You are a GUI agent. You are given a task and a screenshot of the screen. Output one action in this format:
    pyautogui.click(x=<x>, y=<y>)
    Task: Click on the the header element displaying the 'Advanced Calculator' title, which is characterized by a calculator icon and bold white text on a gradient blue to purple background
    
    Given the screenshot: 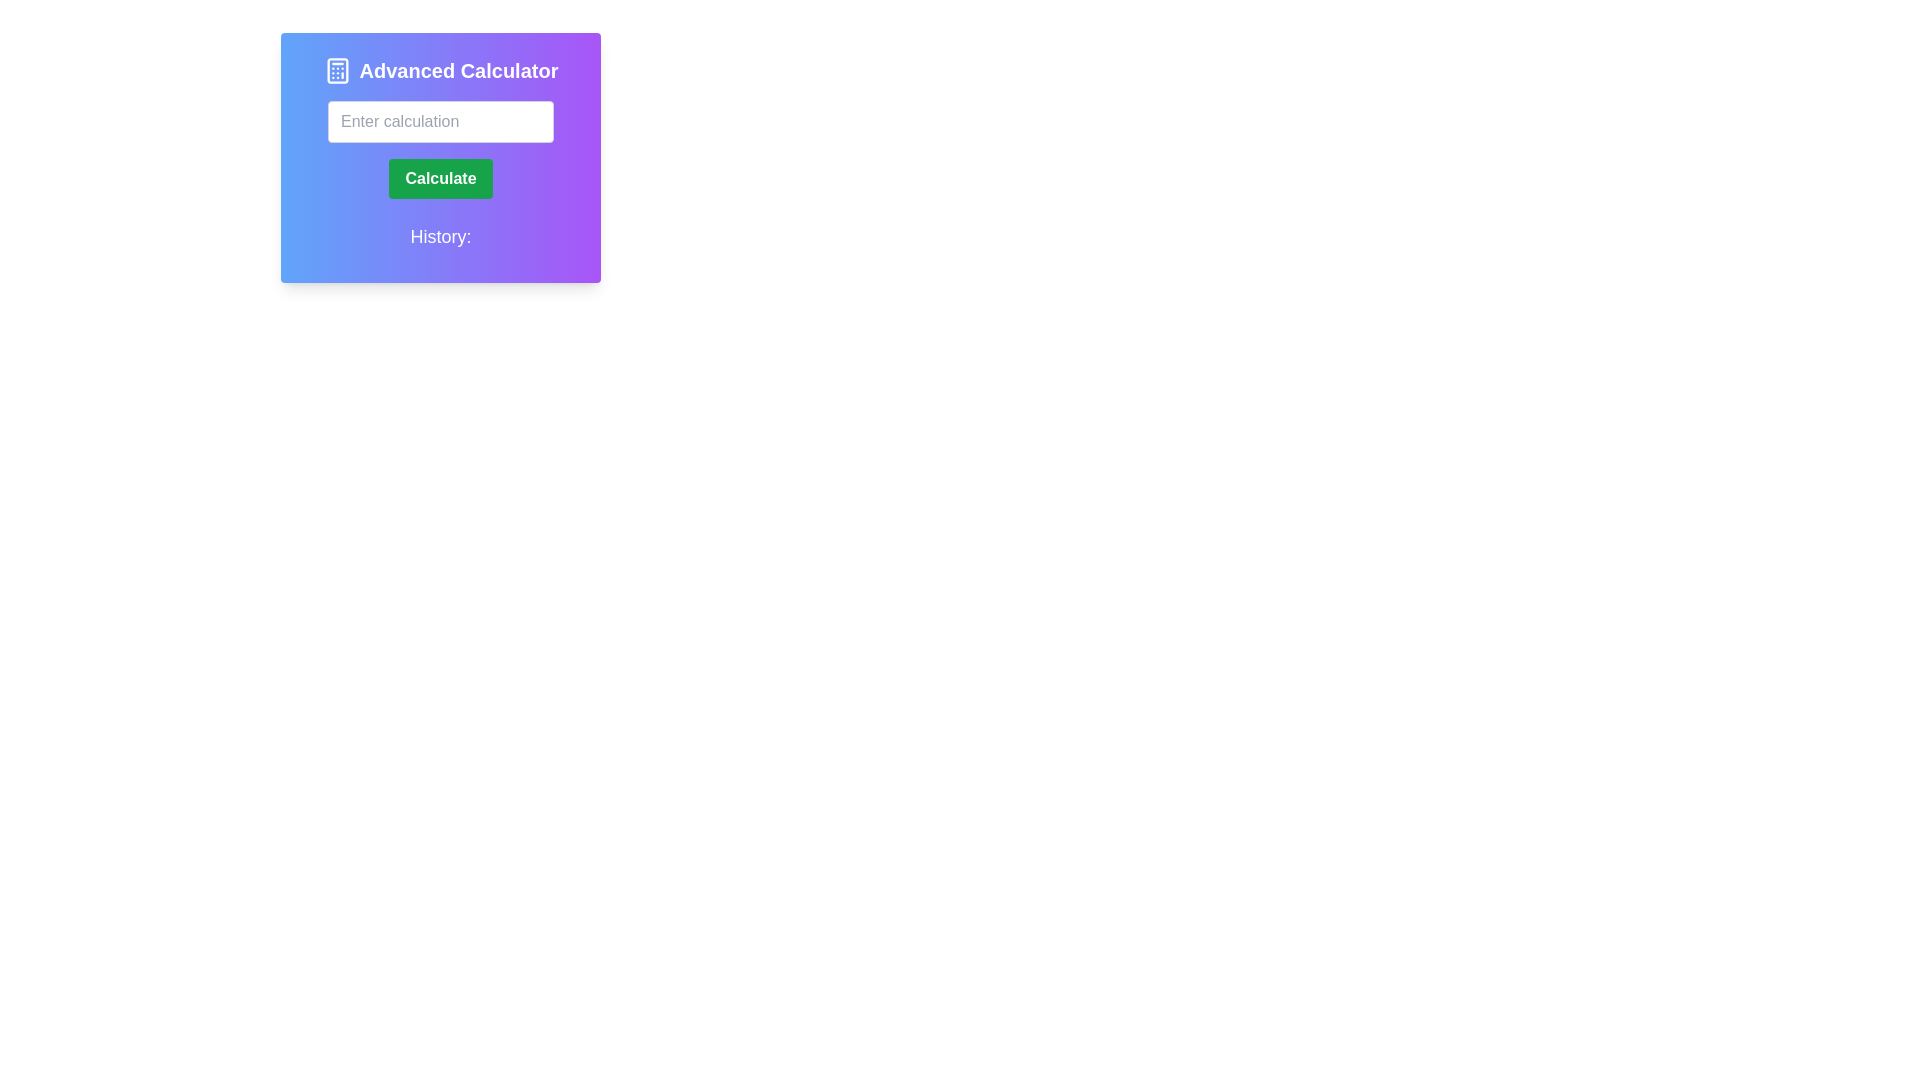 What is the action you would take?
    pyautogui.click(x=440, y=69)
    